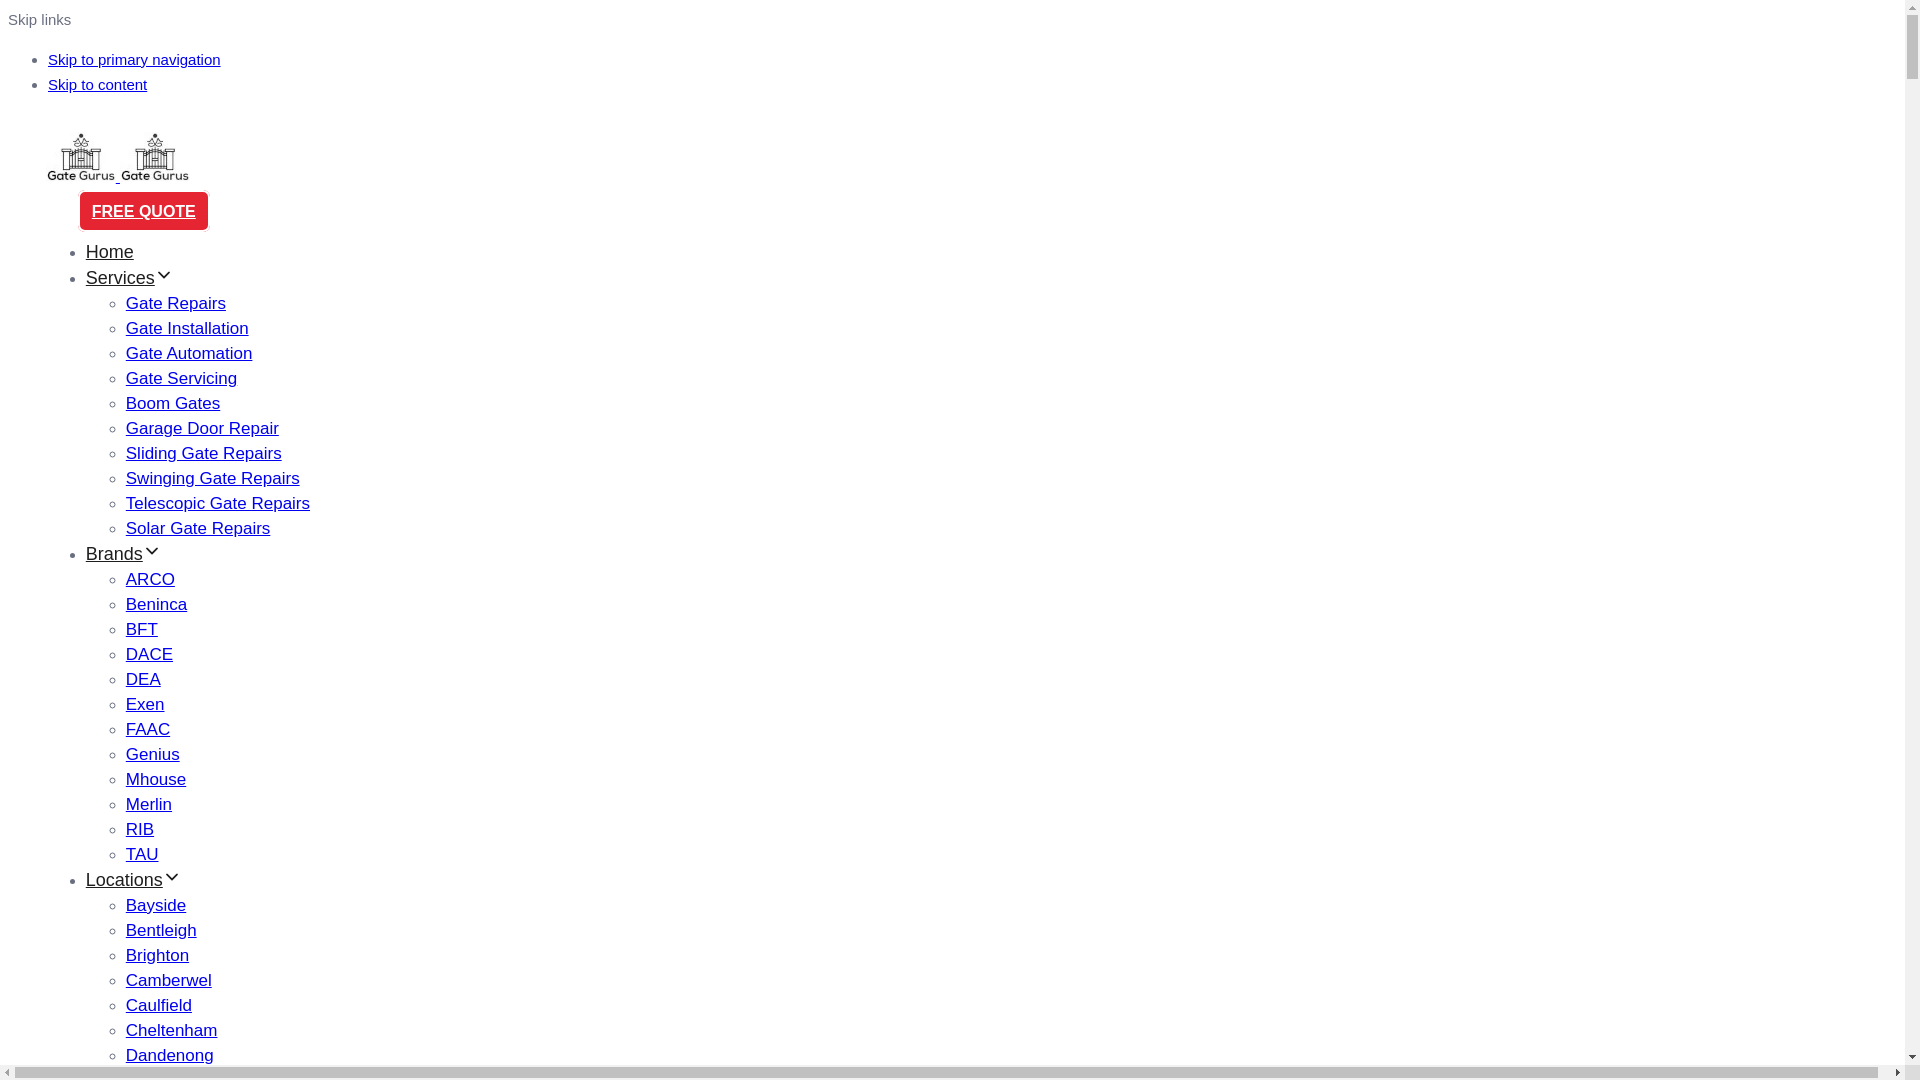  What do you see at coordinates (202, 427) in the screenshot?
I see `'Garage Door Repair'` at bounding box center [202, 427].